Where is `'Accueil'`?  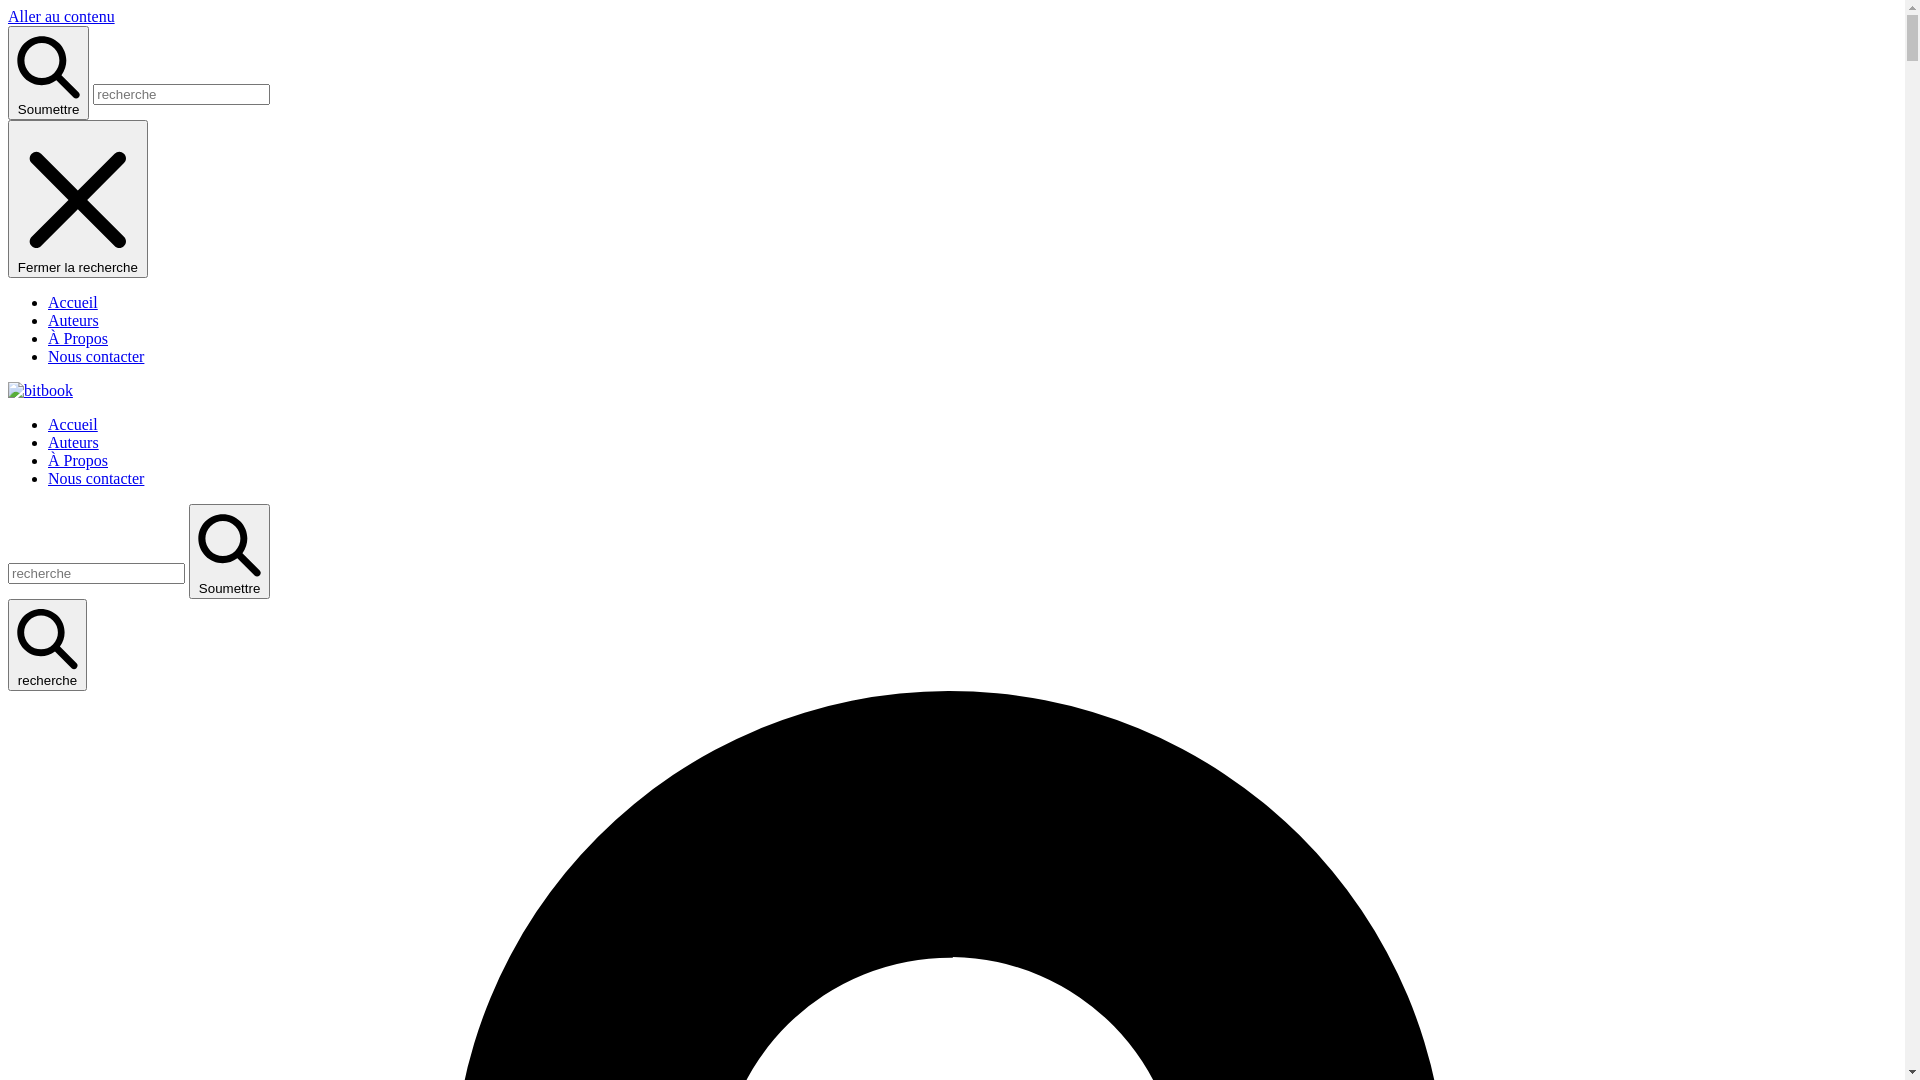
'Accueil' is located at coordinates (72, 302).